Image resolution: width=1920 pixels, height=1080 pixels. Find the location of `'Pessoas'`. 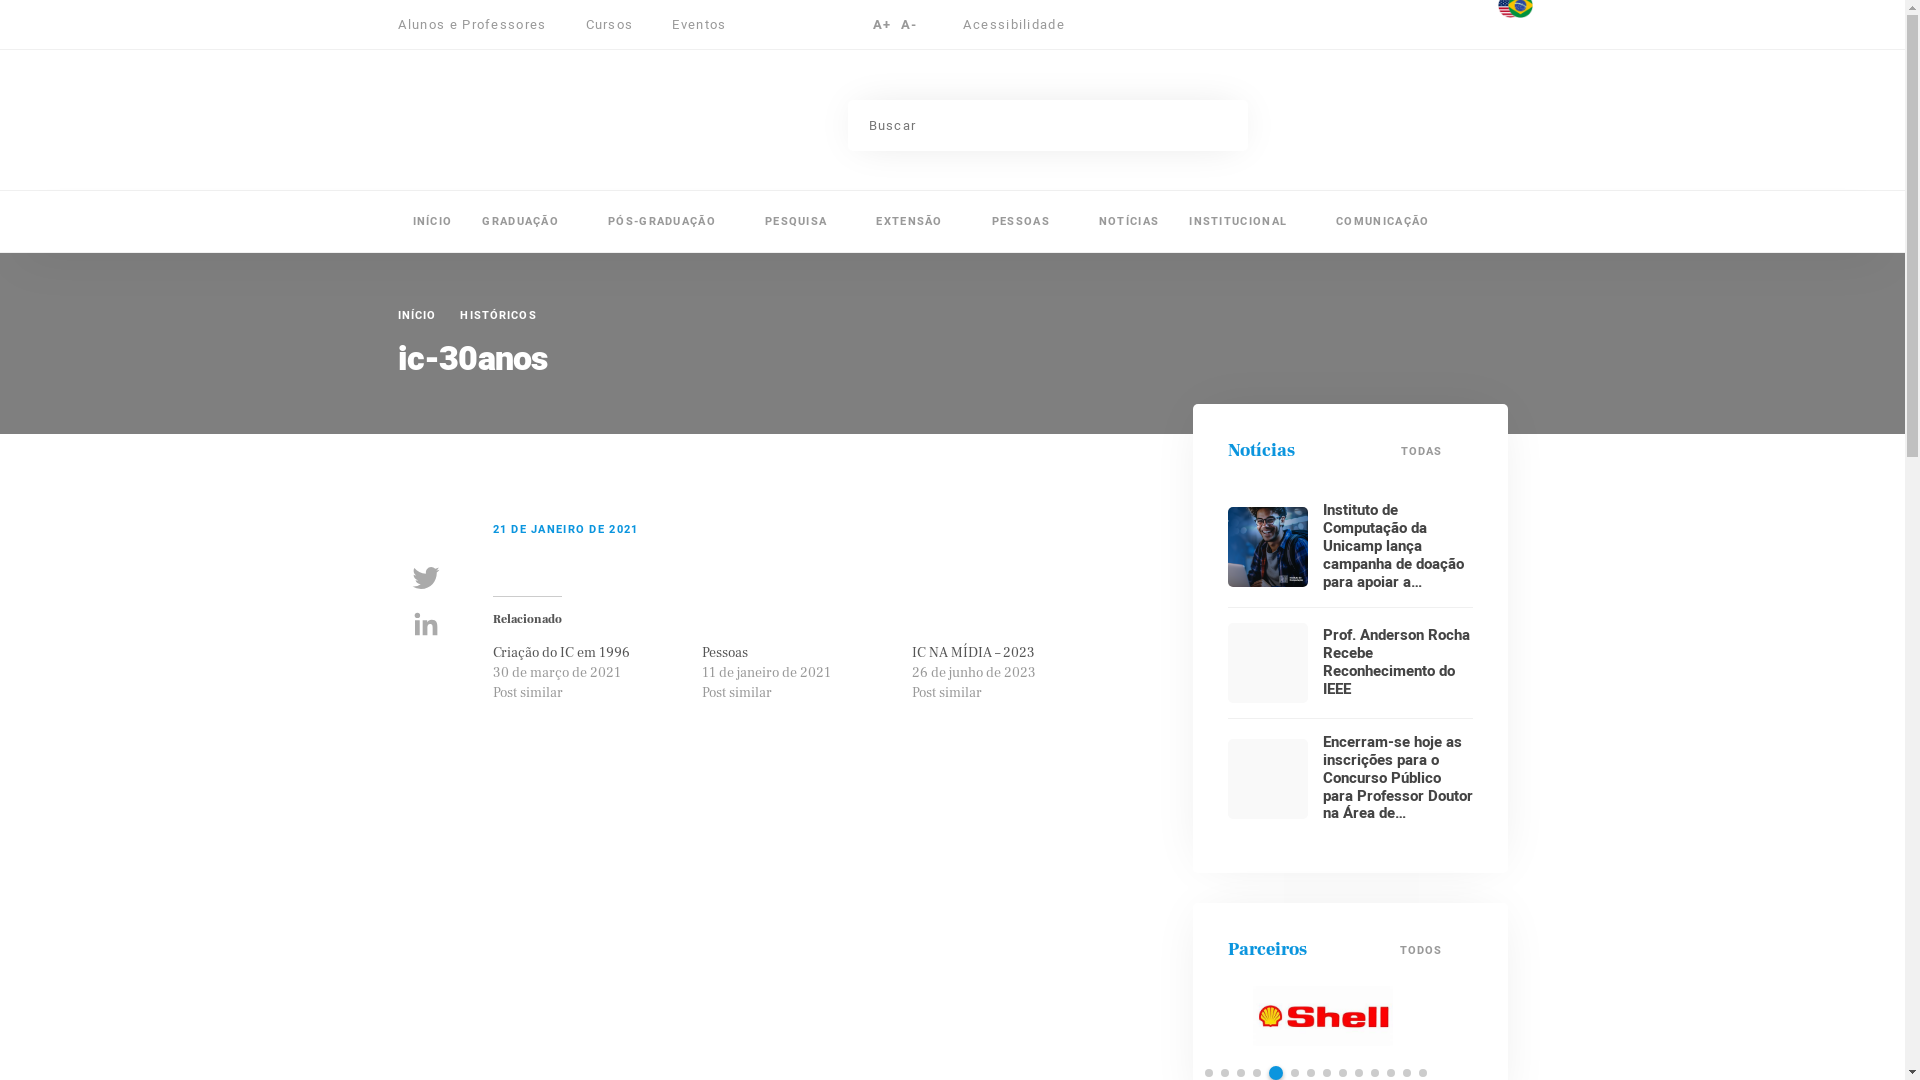

'Pessoas' is located at coordinates (723, 652).